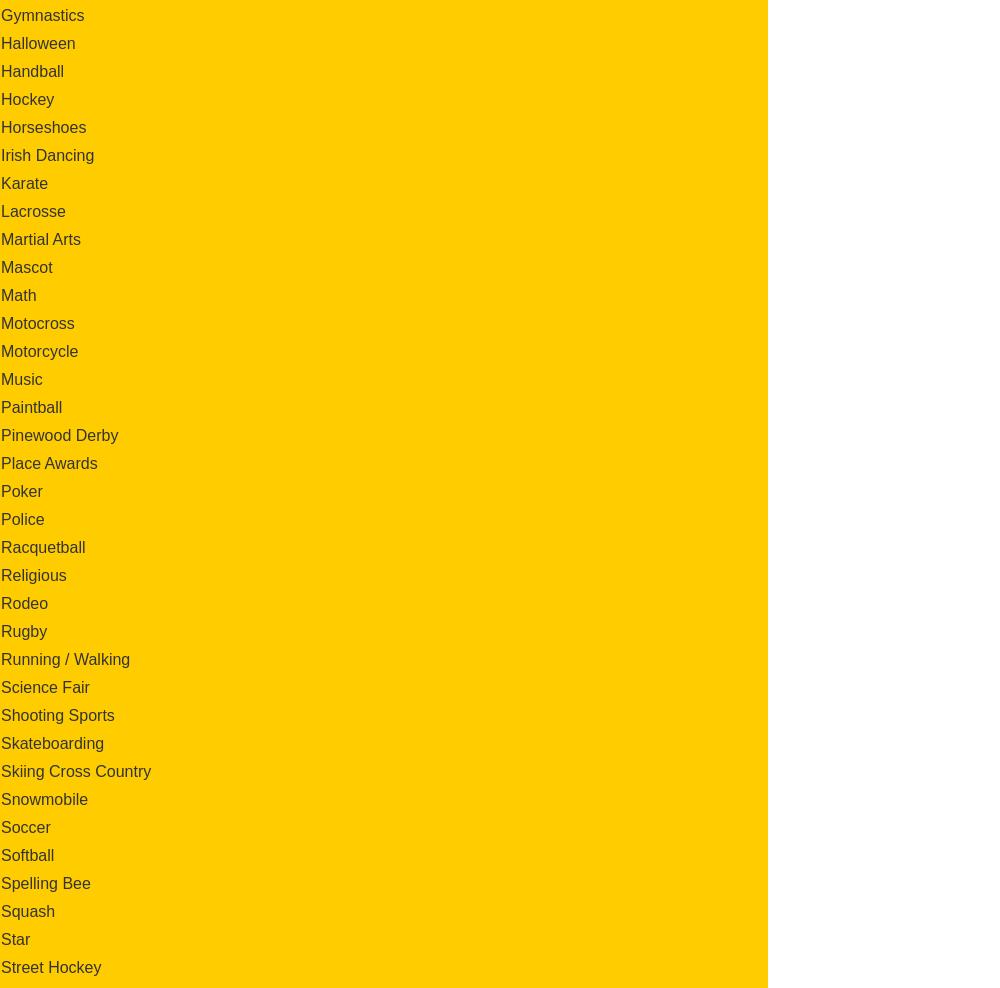 The width and height of the screenshot is (1000, 988). What do you see at coordinates (41, 238) in the screenshot?
I see `'Martial Arts'` at bounding box center [41, 238].